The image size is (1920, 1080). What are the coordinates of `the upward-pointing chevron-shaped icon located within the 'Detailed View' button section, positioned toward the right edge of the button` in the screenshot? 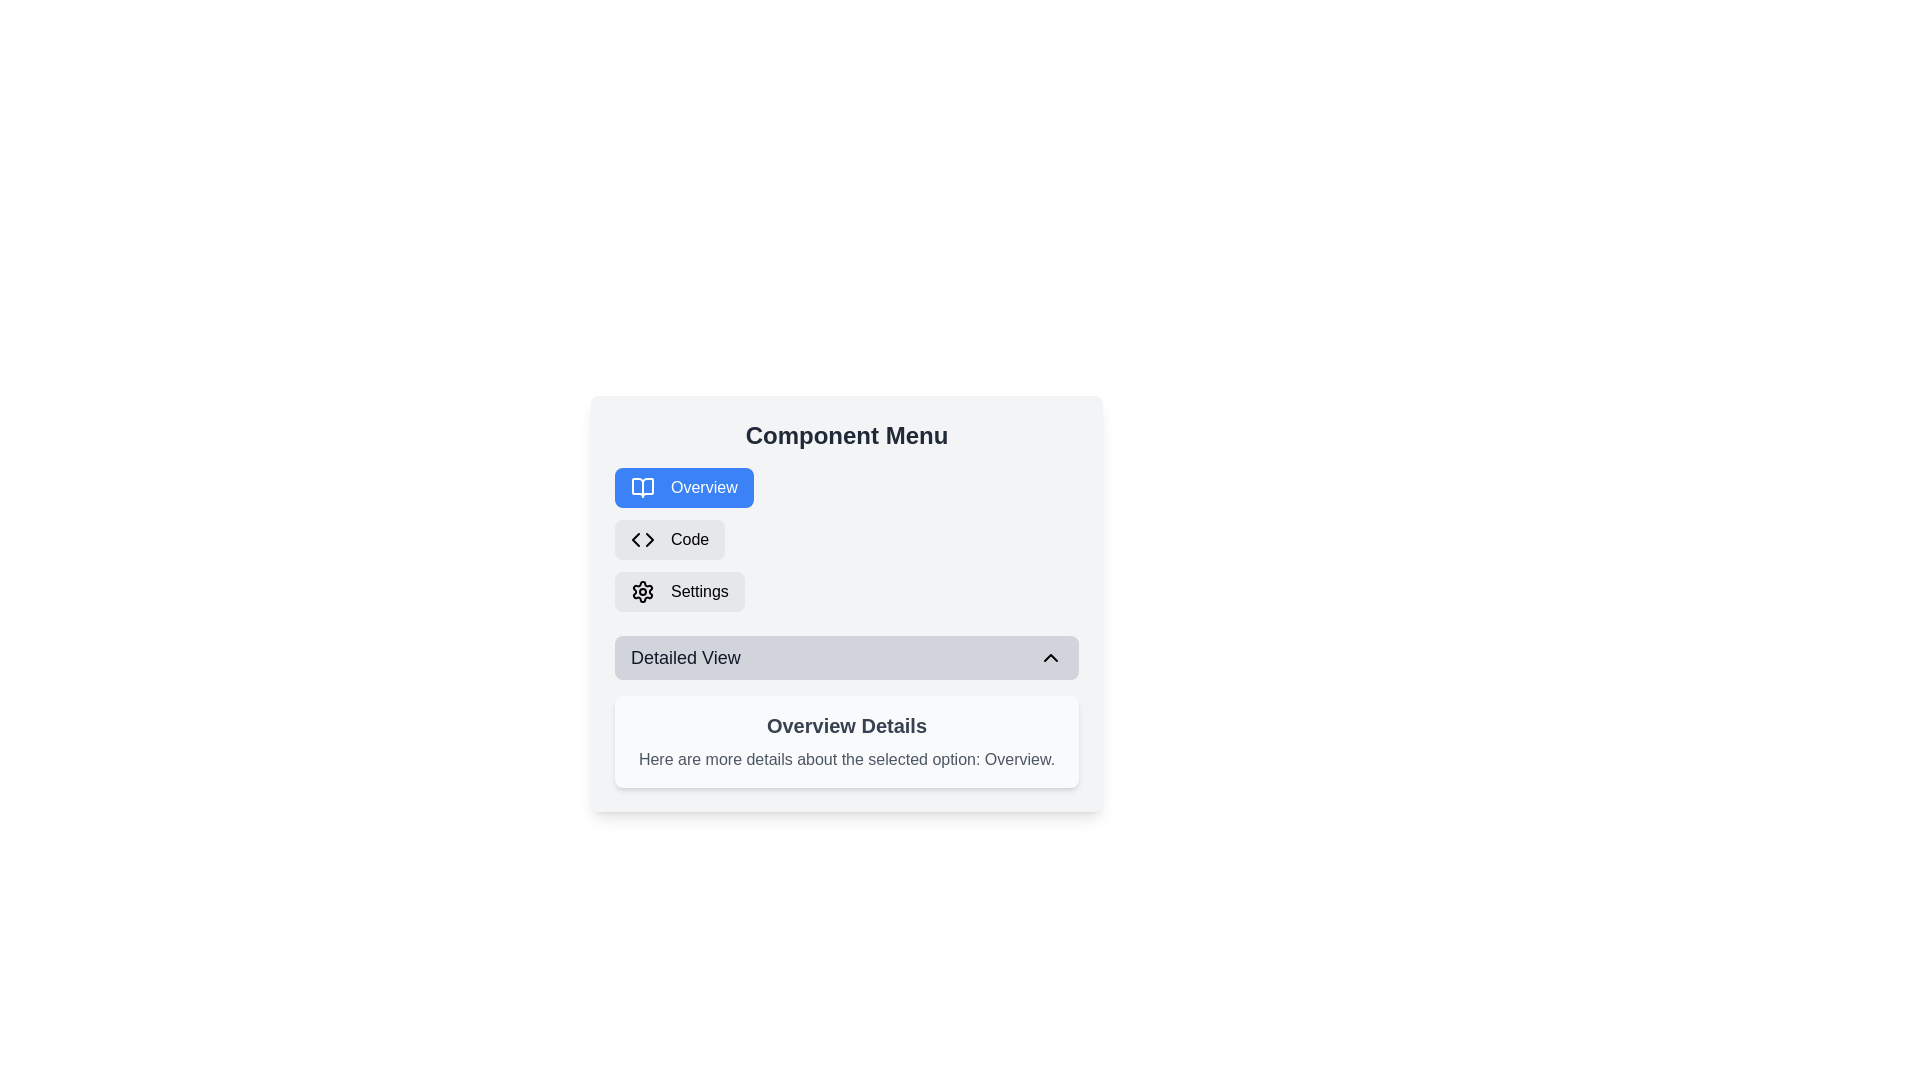 It's located at (1050, 658).